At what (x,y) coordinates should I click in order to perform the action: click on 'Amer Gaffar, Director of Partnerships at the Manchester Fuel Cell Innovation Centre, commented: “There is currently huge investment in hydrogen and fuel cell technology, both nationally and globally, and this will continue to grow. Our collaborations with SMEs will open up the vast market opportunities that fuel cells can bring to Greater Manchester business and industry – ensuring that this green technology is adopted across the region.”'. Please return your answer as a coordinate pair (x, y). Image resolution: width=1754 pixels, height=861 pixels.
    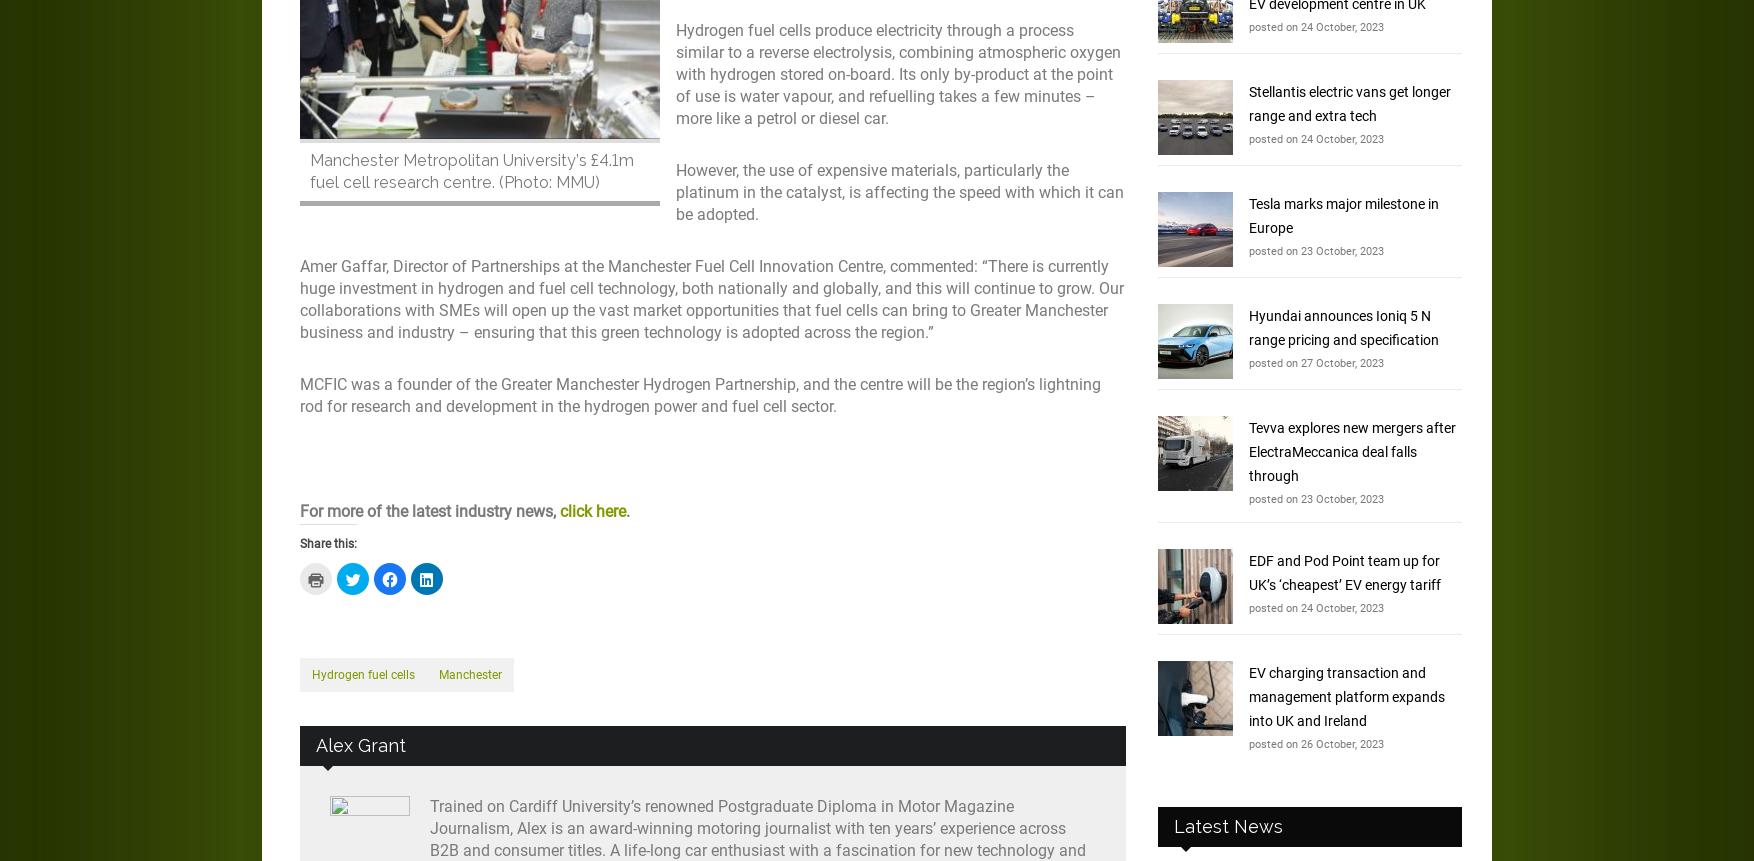
    Looking at the image, I should click on (711, 299).